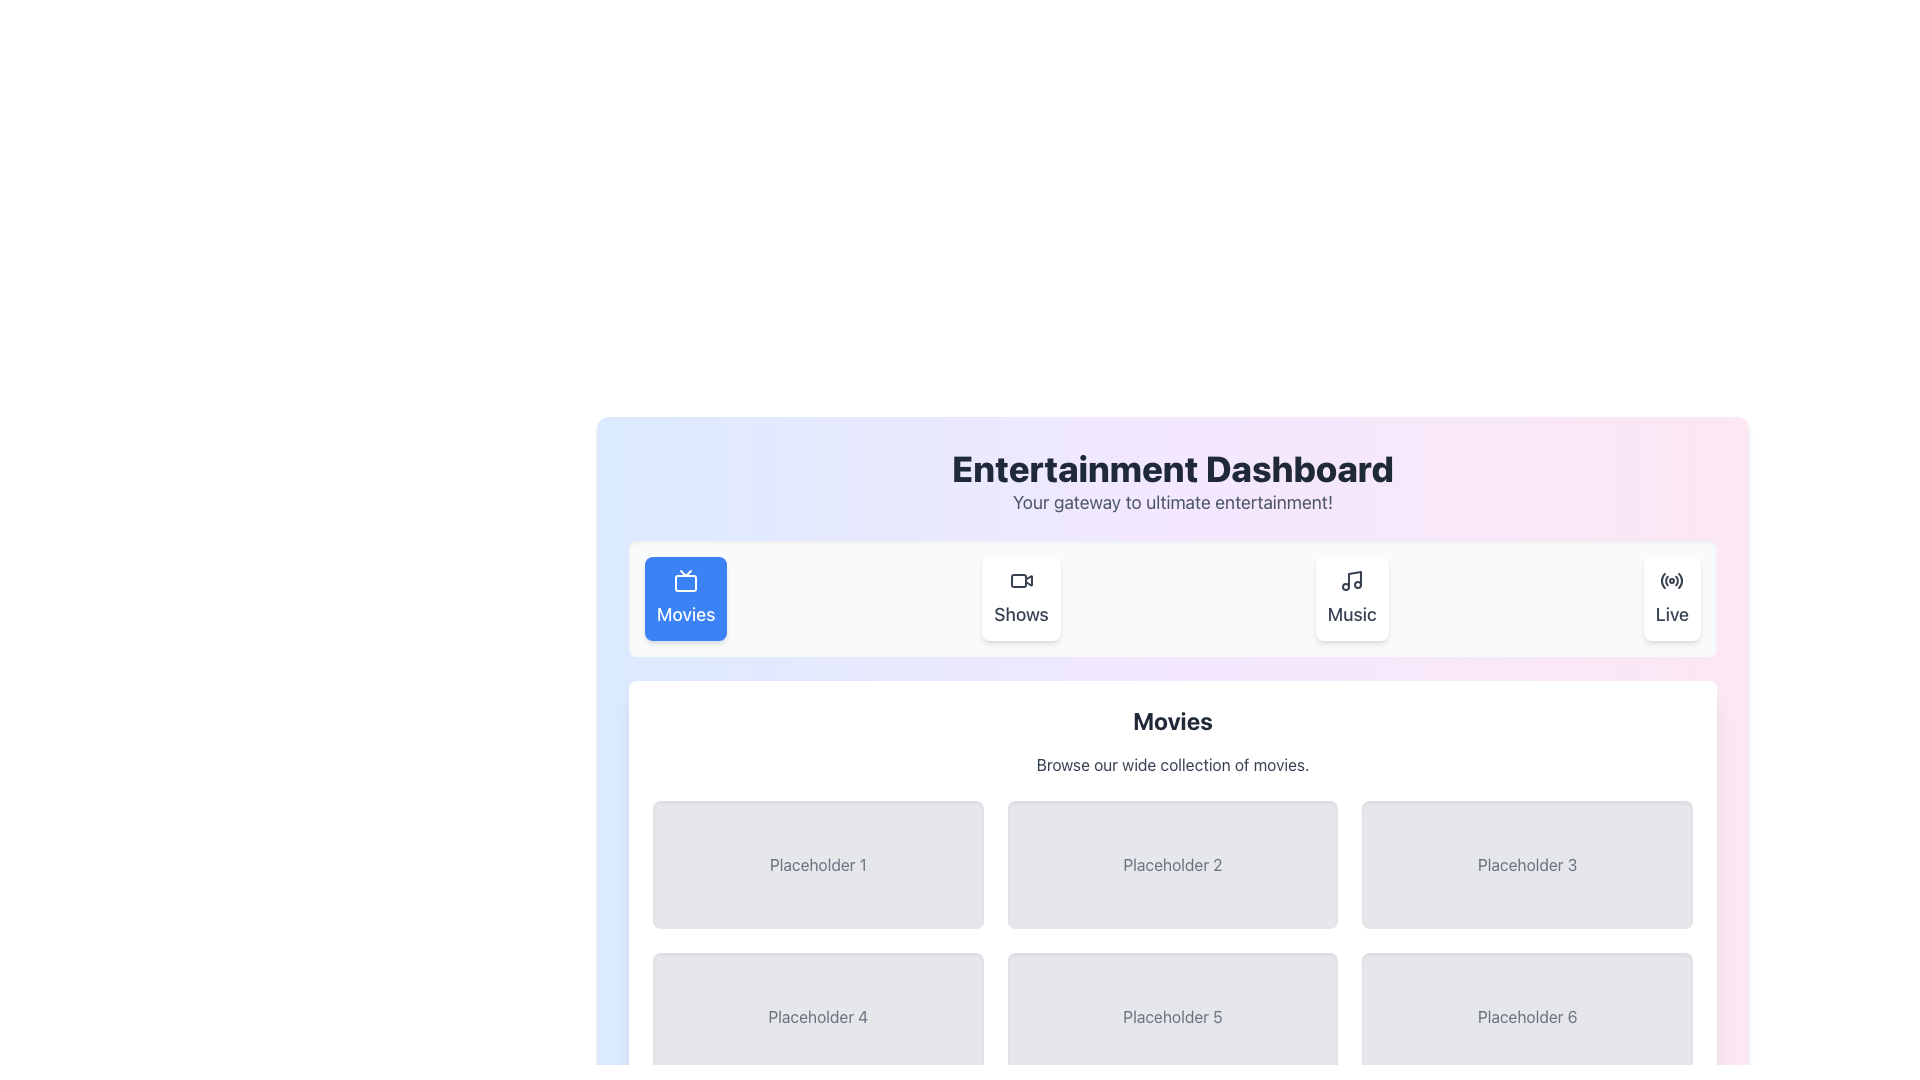 The width and height of the screenshot is (1920, 1080). What do you see at coordinates (1172, 764) in the screenshot?
I see `the text component displaying 'Browse our wide collection of movies.' which is centered under the 'Movies' header` at bounding box center [1172, 764].